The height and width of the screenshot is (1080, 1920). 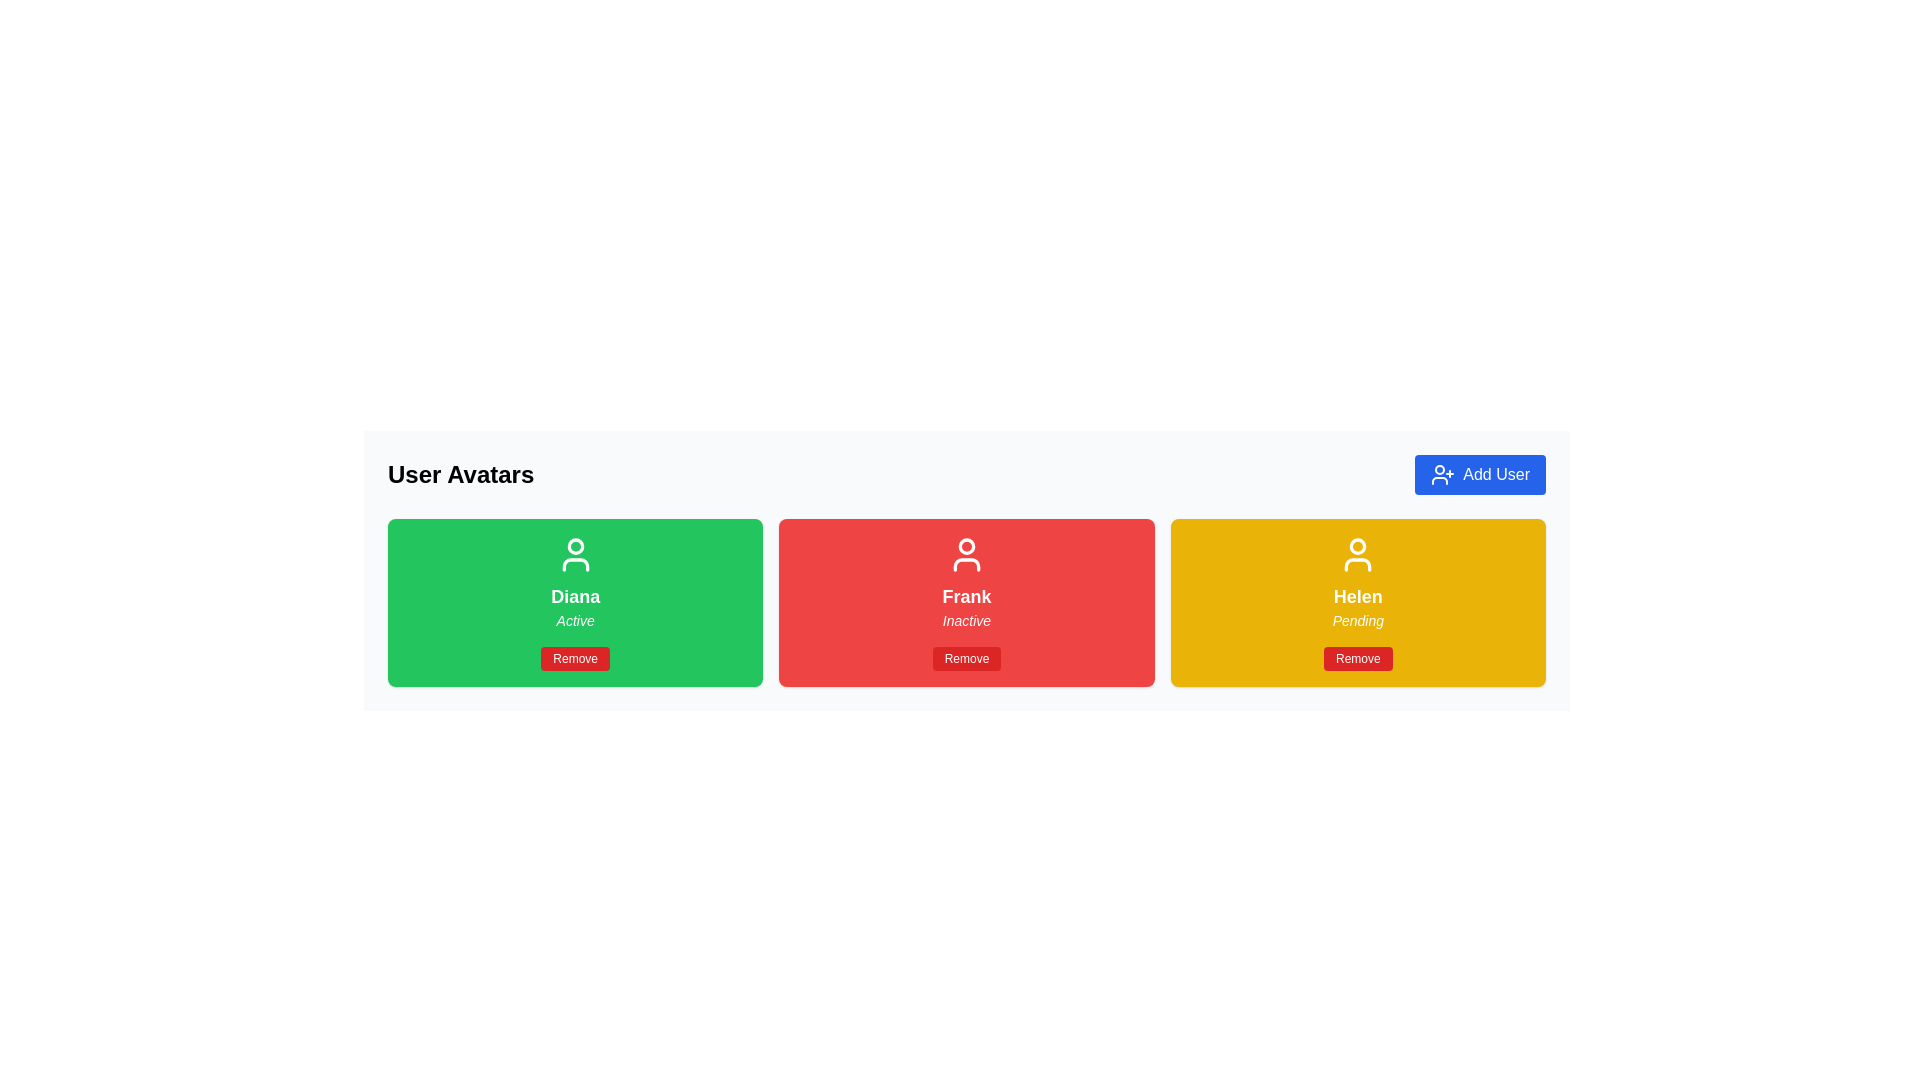 I want to click on the 'Add User' button, which is styled with bold text on a blue background, located in the top-right area of the user avatars section, next to Helen's yellow card, so click(x=1496, y=474).